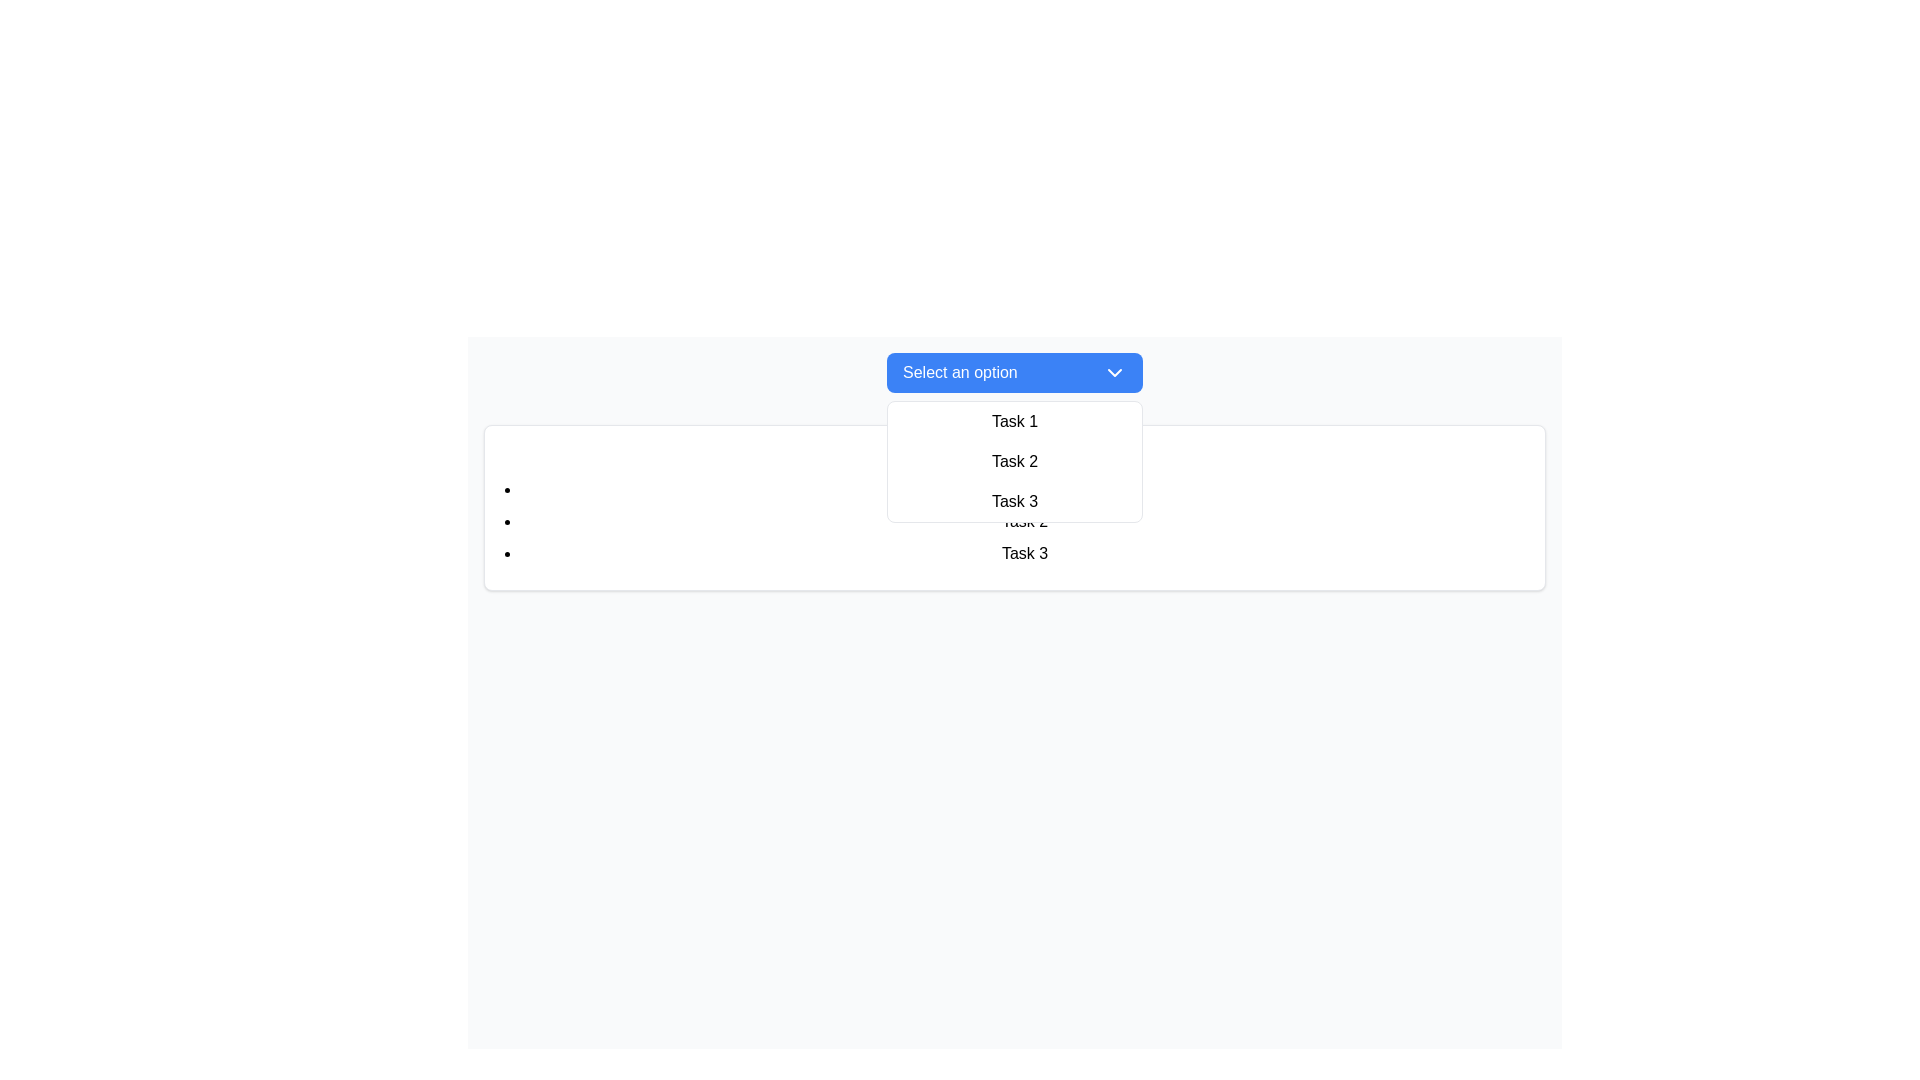 The image size is (1920, 1080). What do you see at coordinates (1014, 420) in the screenshot?
I see `the dropdown option labeled 'Task 1'` at bounding box center [1014, 420].